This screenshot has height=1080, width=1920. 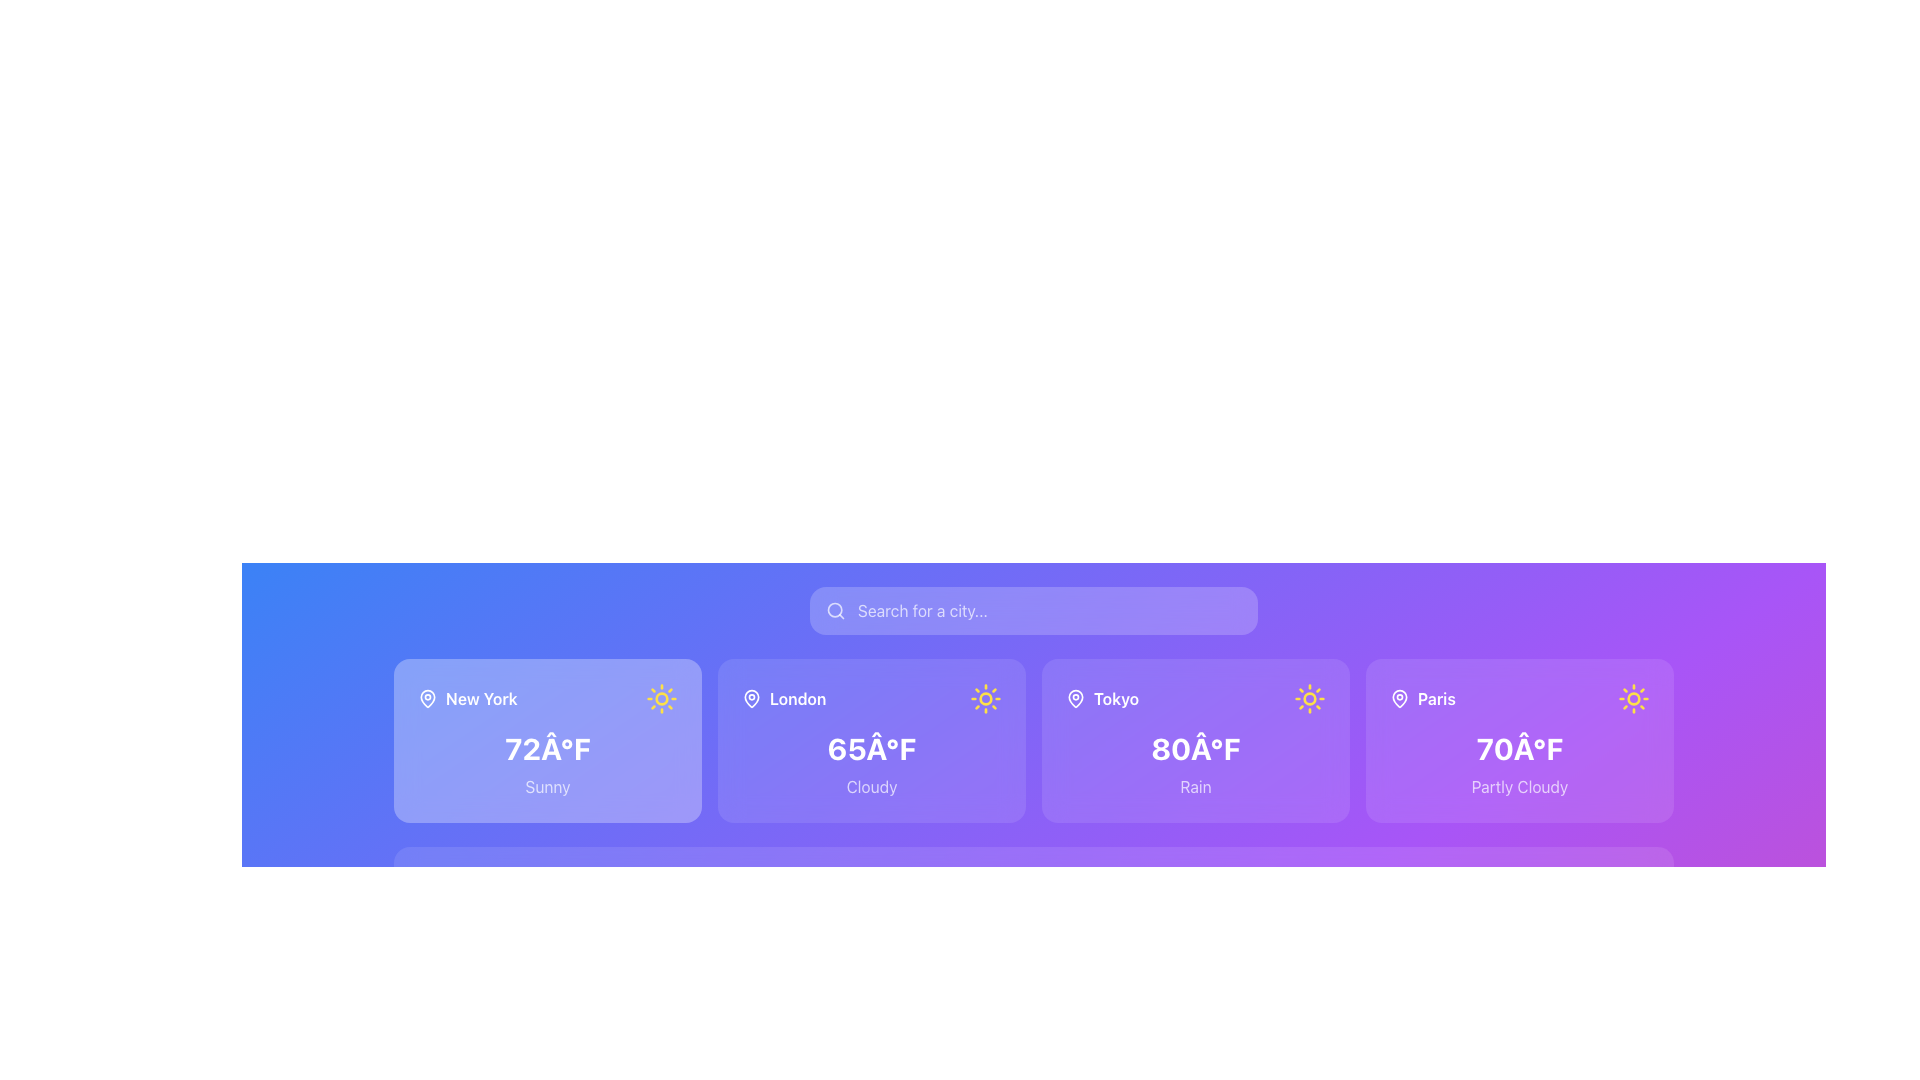 What do you see at coordinates (1520, 697) in the screenshot?
I see `the information displayed on the 'Paris' Label with icons, which includes the location name 'Paris' and associated weather icons, located within the Paris card of the weather dashboard` at bounding box center [1520, 697].